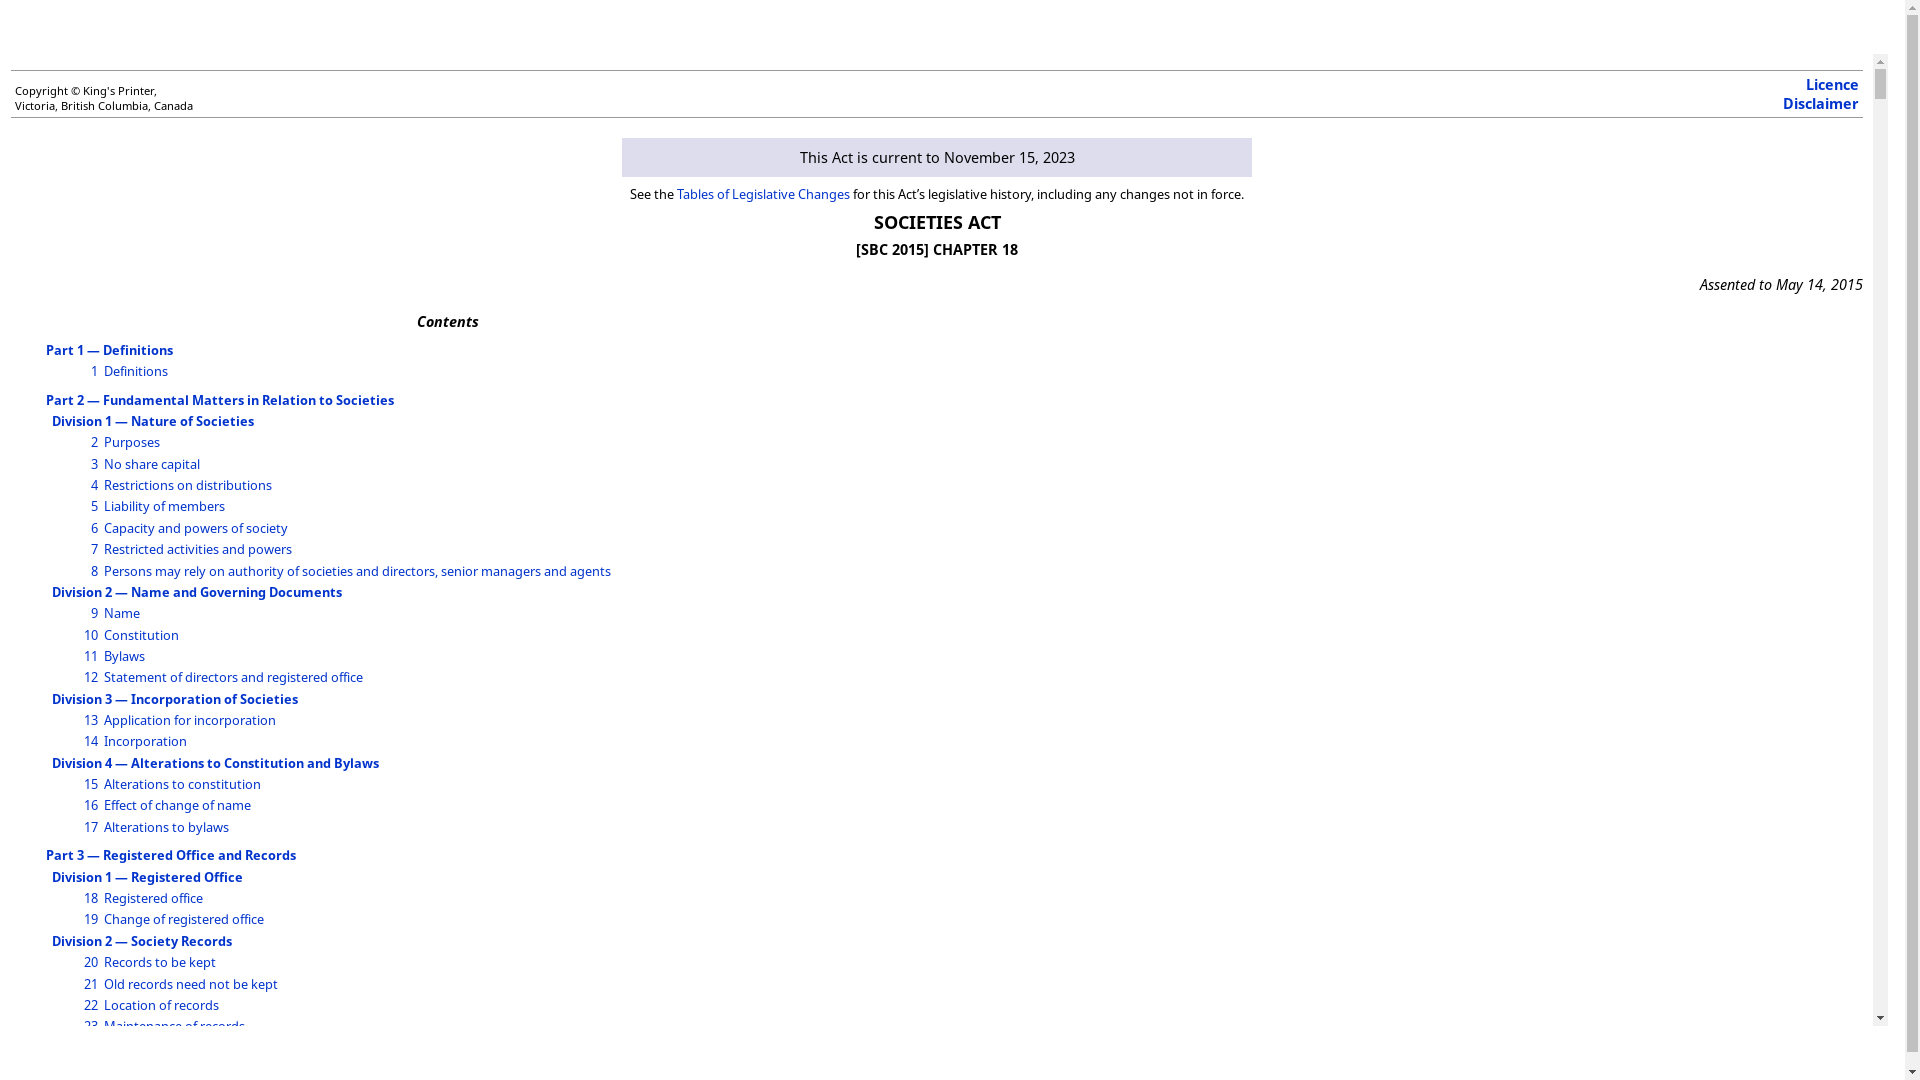 The image size is (1920, 1080). What do you see at coordinates (191, 982) in the screenshot?
I see `'Old records need not be kept'` at bounding box center [191, 982].